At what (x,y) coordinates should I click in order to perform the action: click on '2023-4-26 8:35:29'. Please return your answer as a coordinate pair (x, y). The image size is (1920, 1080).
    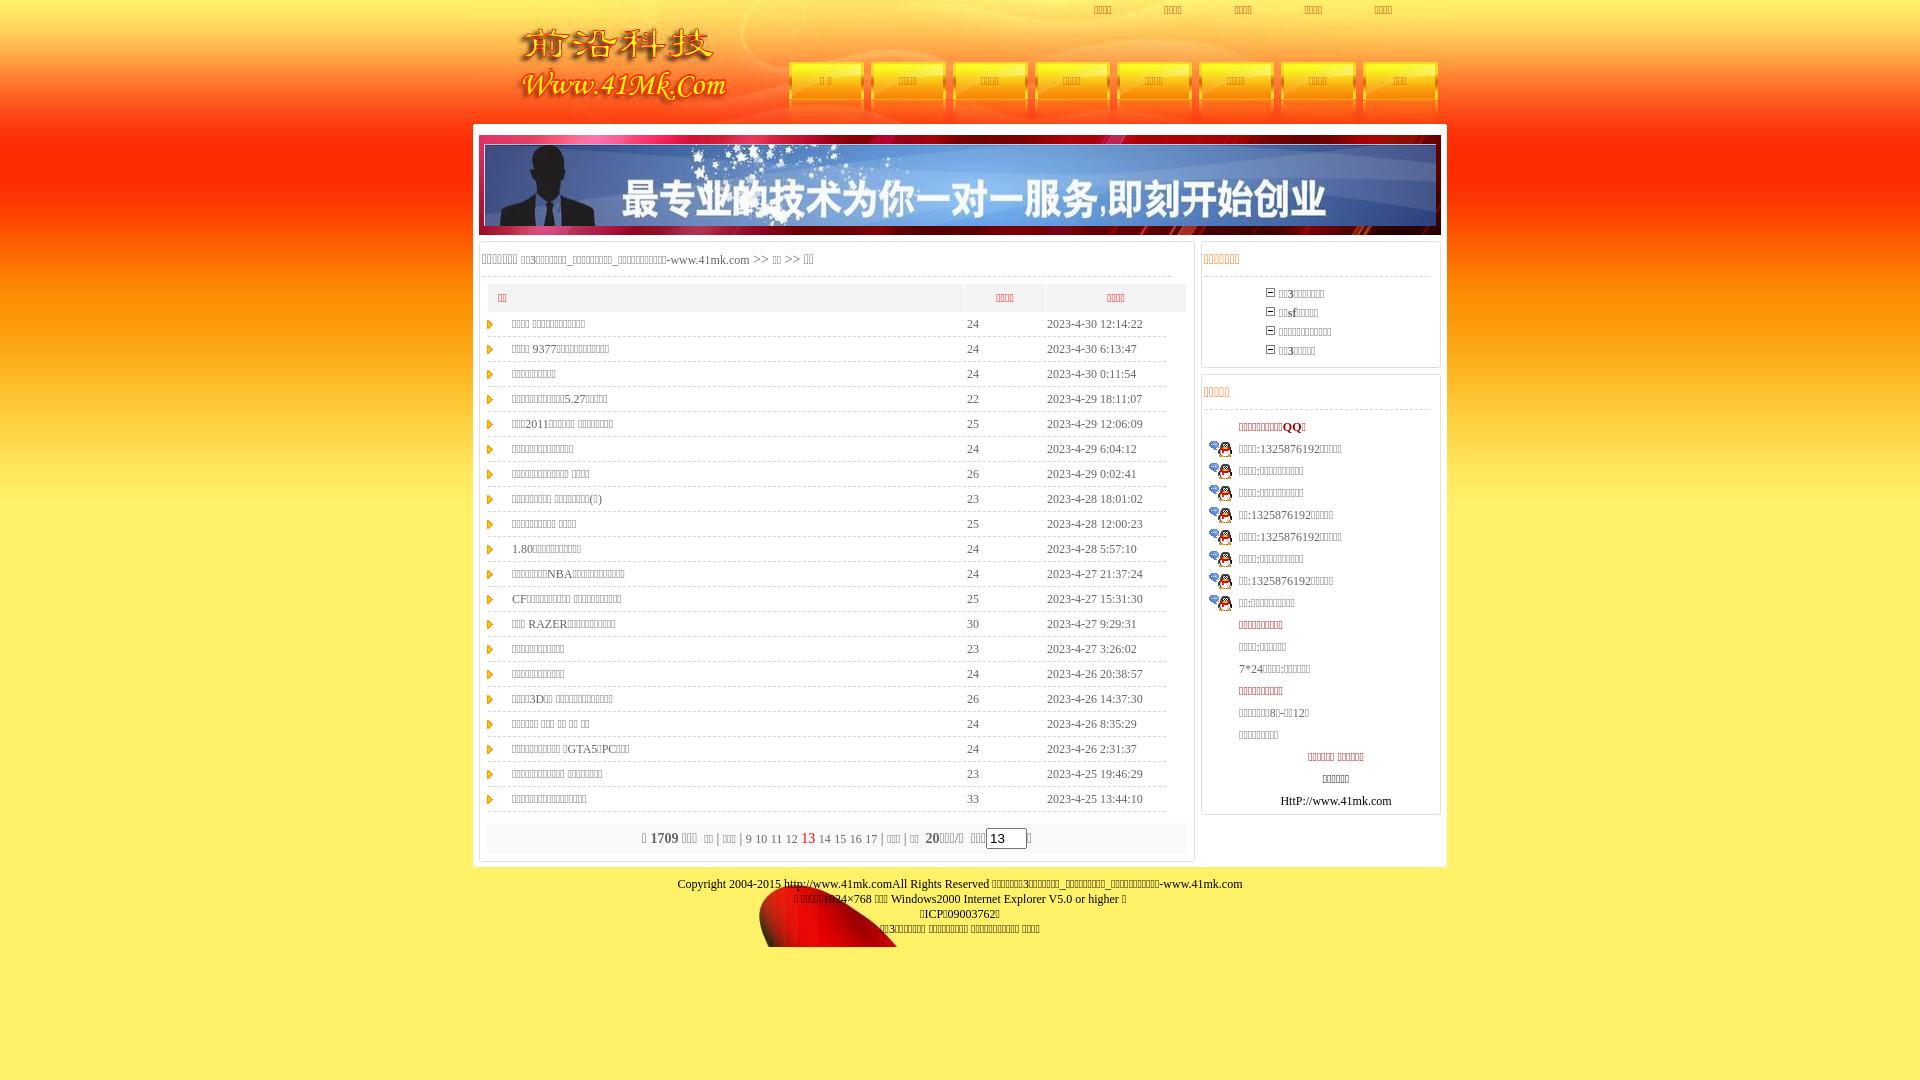
    Looking at the image, I should click on (1090, 722).